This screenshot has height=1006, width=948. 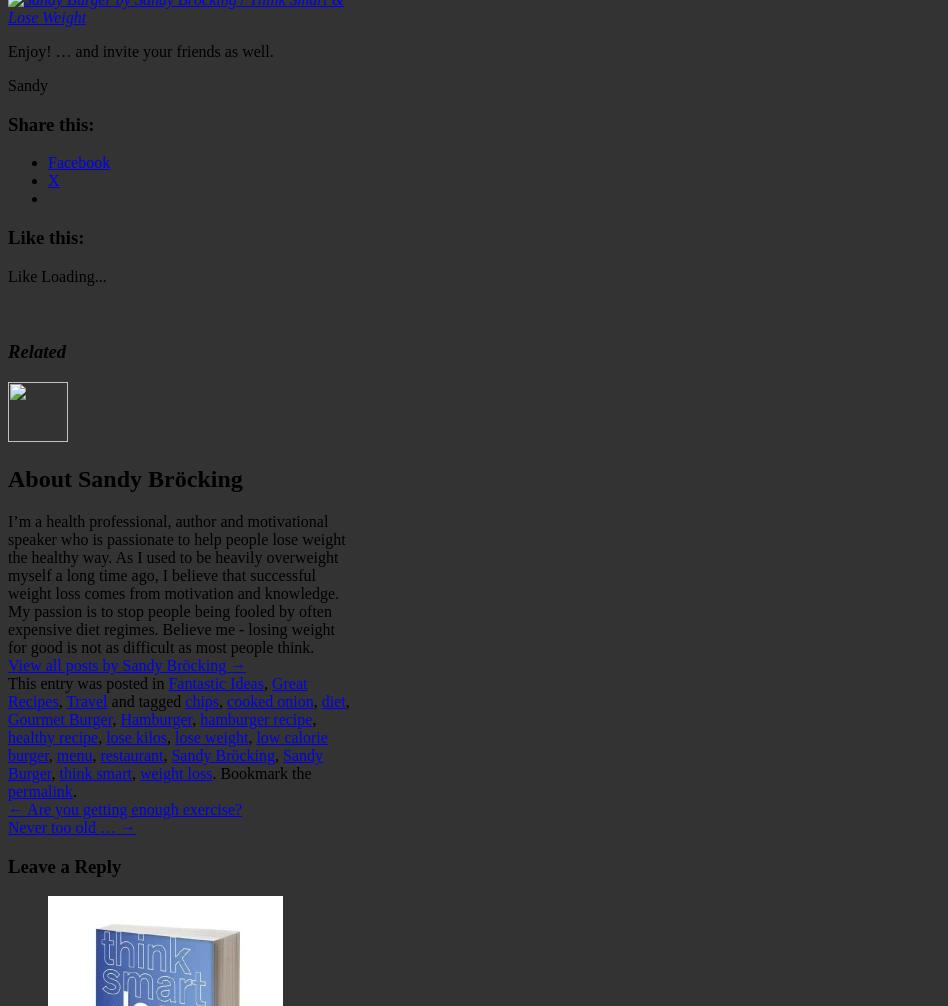 I want to click on 'Are you getting enough exercise?', so click(x=132, y=807).